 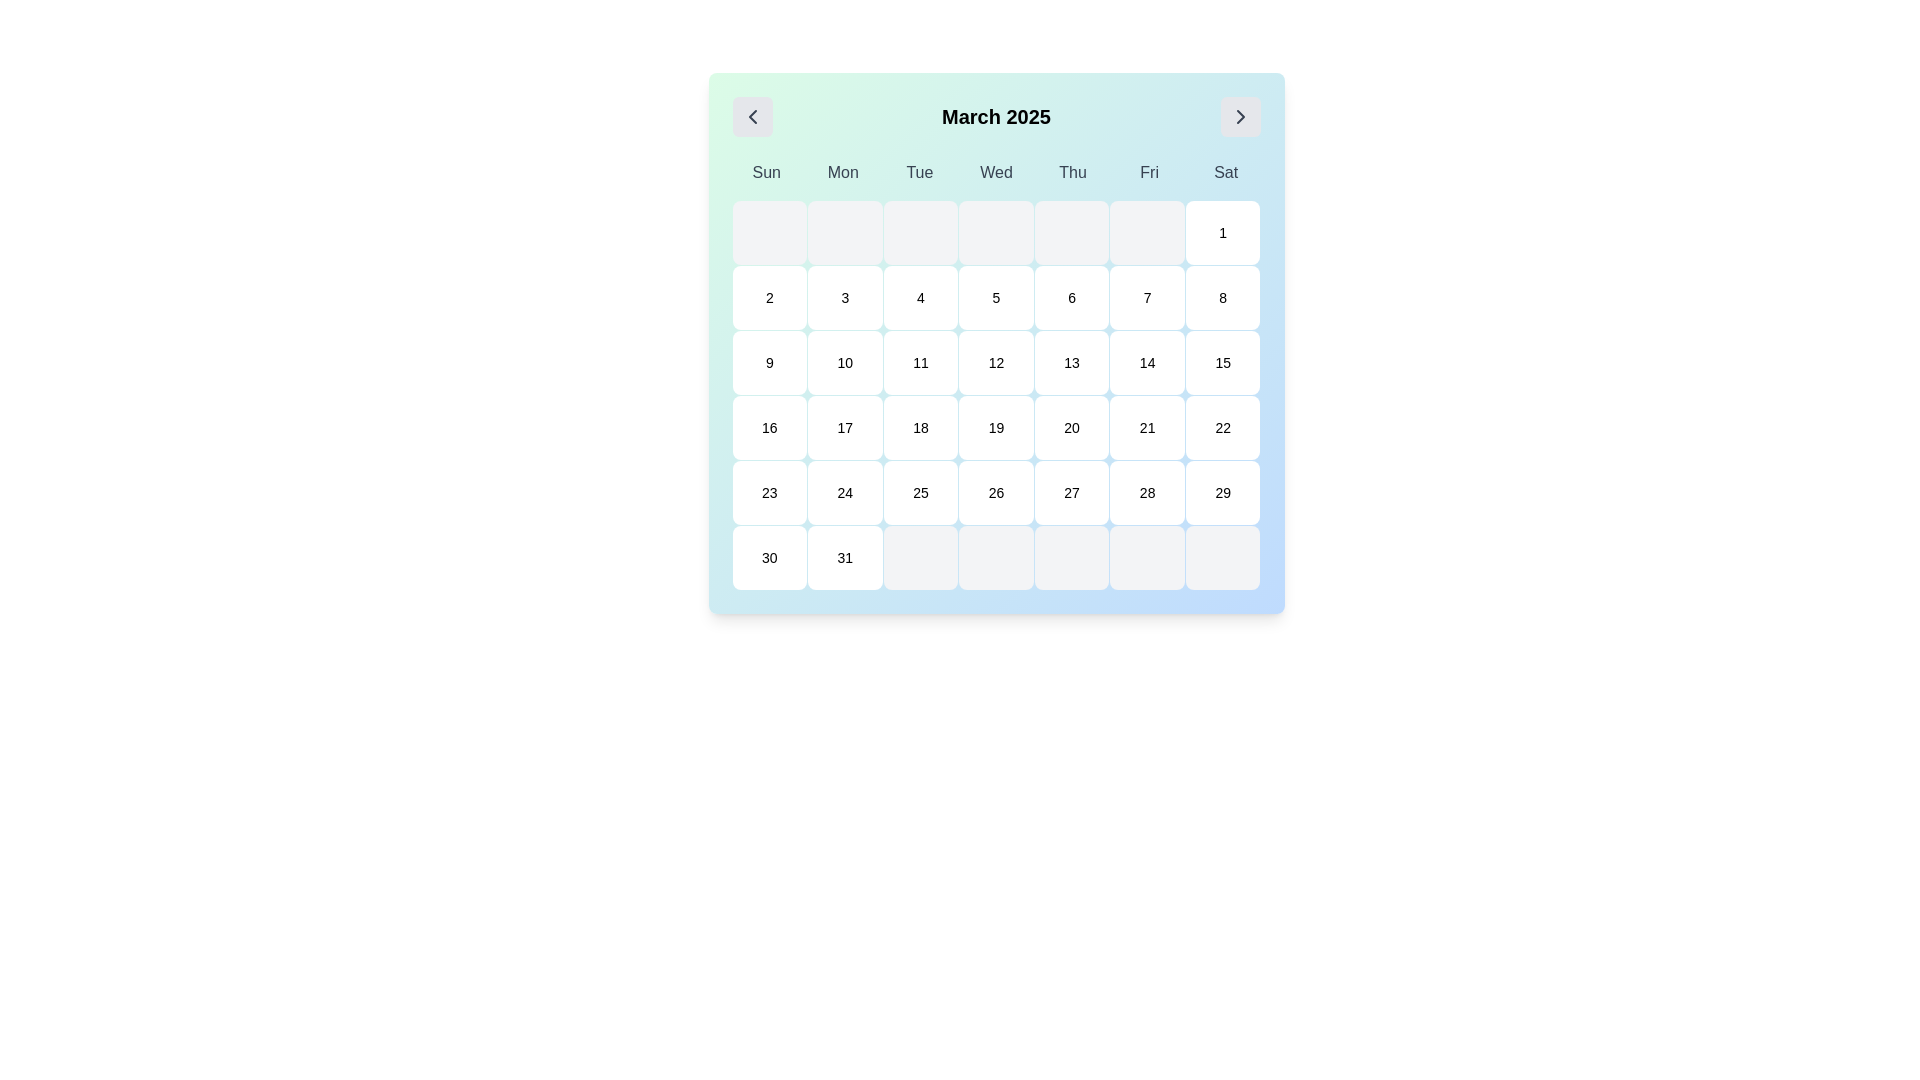 I want to click on the button with a gray background and rounded corners, located at the far right of the header section of a calendar interface, to indicate its active state, so click(x=1239, y=116).